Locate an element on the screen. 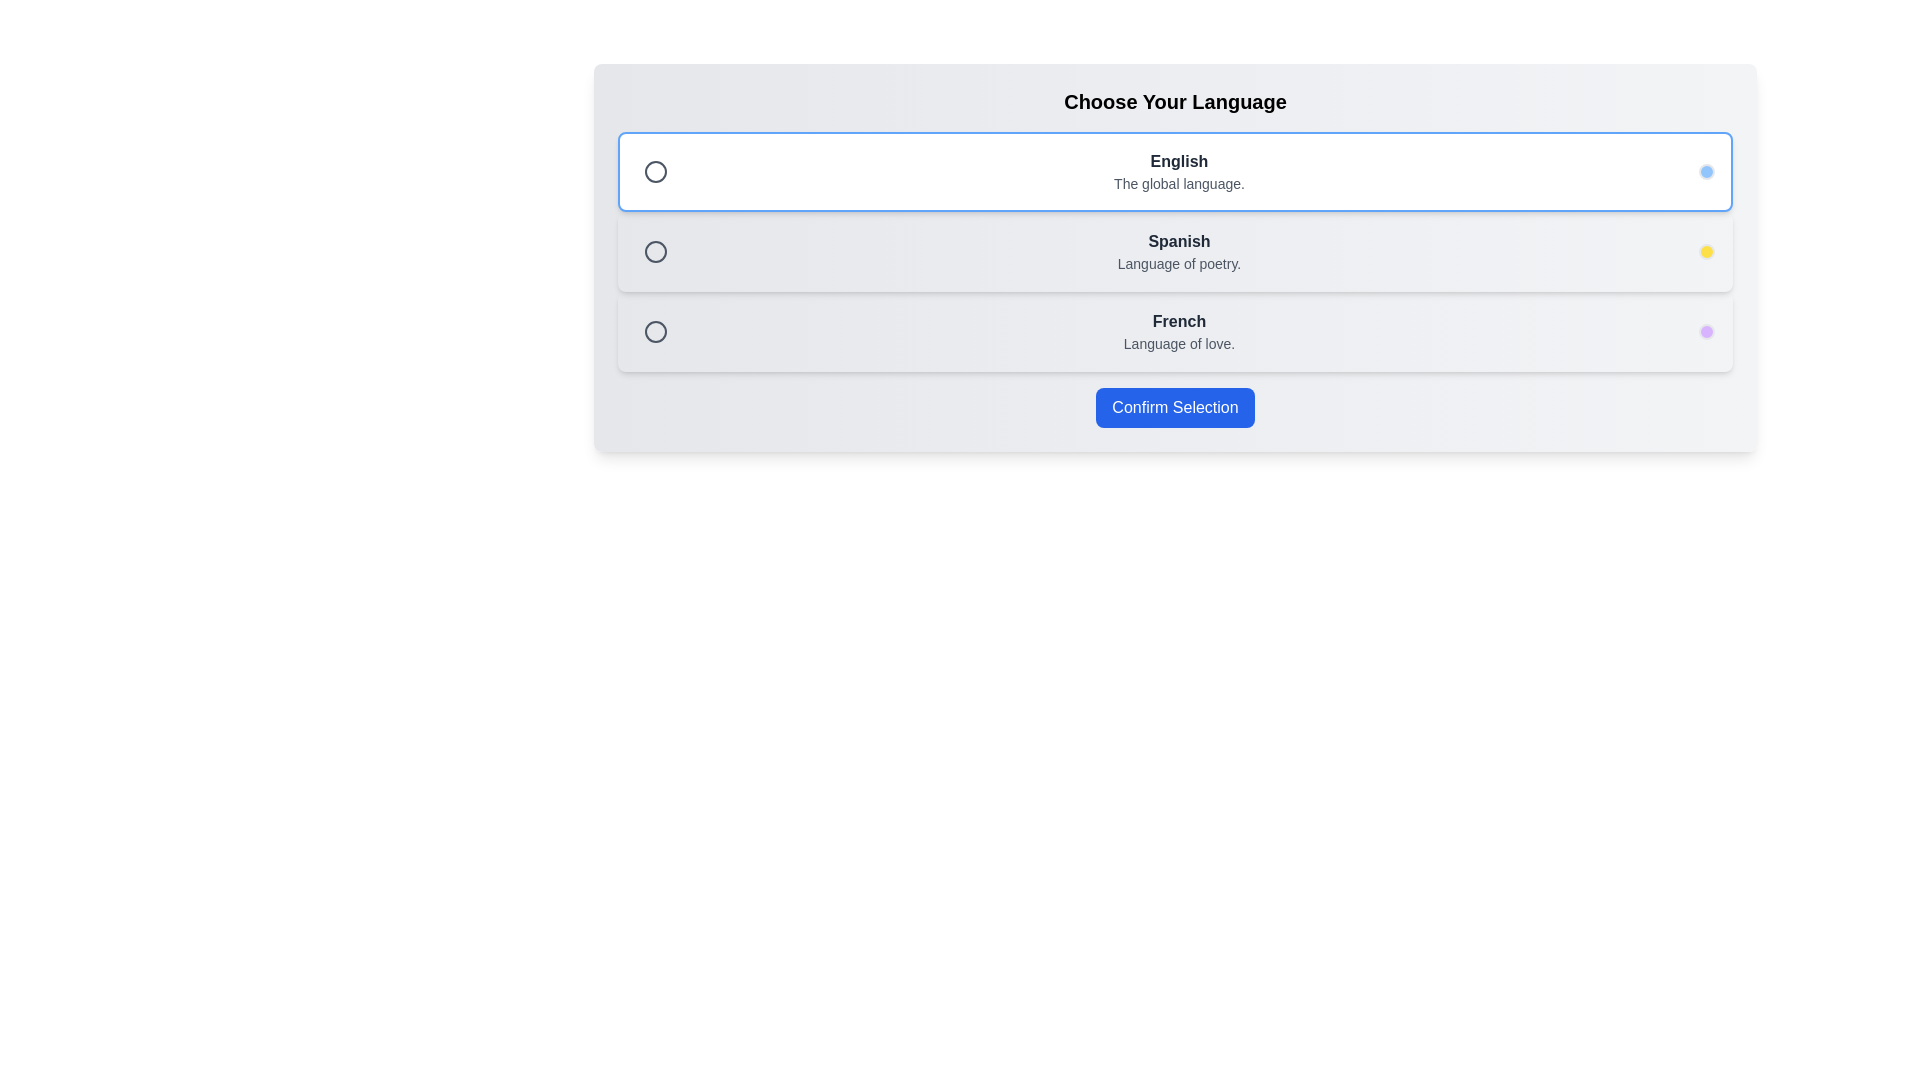  the text element that reads 'The global language.' located directly beneath the title 'English' in the language selection list is located at coordinates (1179, 184).